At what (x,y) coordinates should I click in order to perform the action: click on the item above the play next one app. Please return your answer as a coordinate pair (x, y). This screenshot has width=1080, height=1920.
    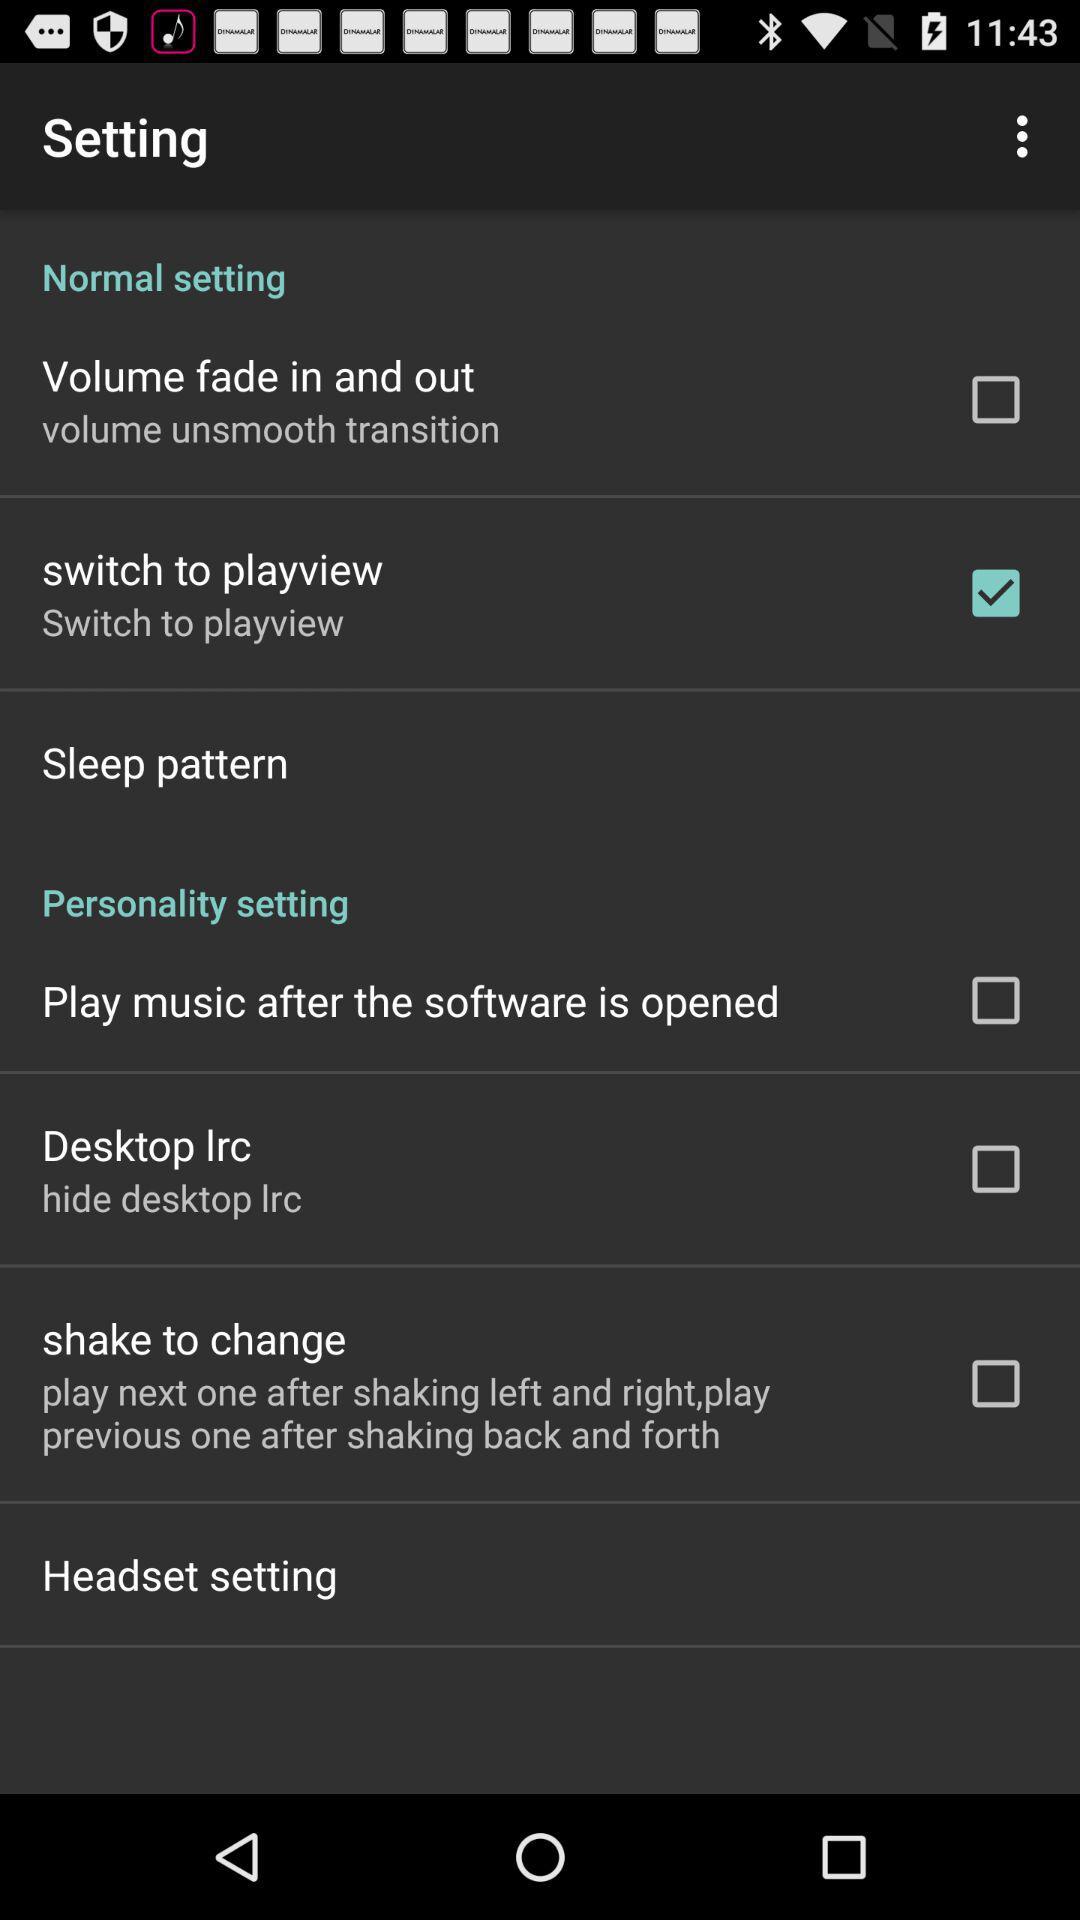
    Looking at the image, I should click on (194, 1338).